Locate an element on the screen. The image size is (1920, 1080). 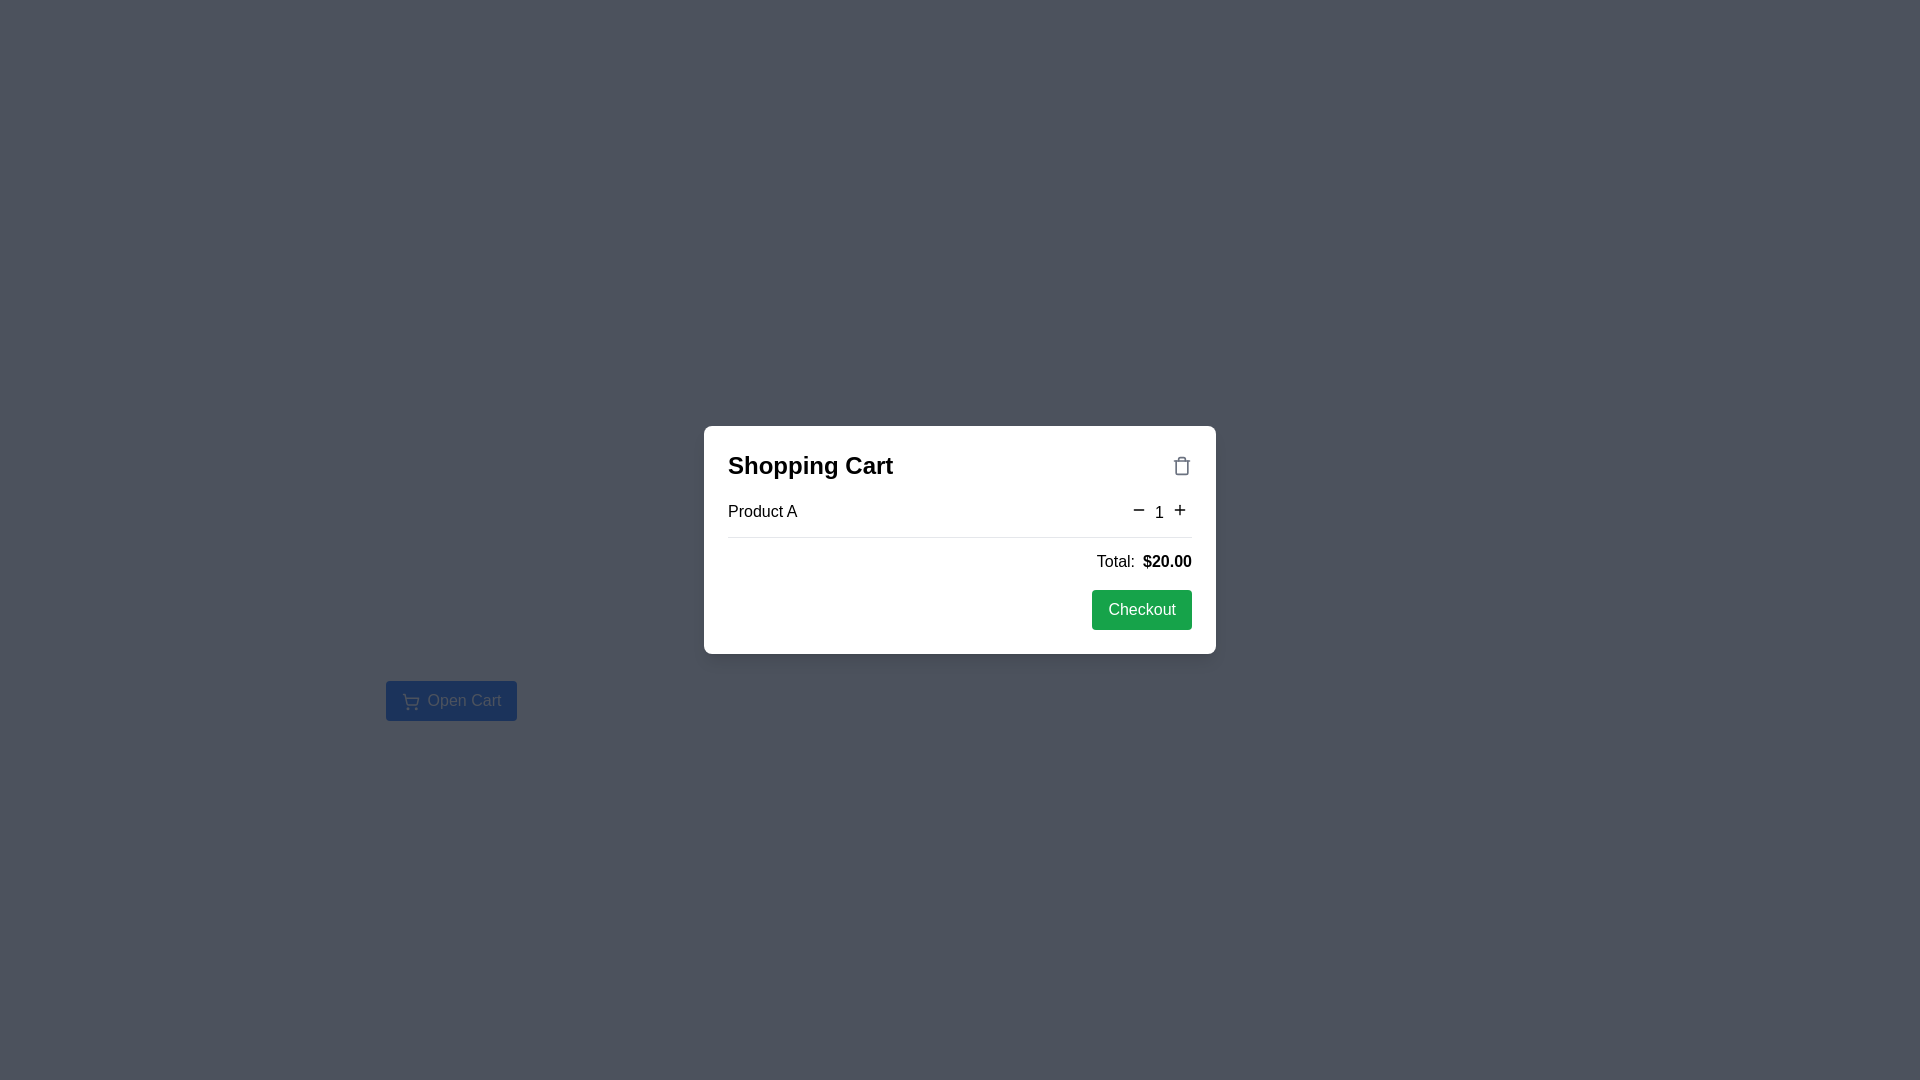
the circular button with a plus symbol located on the right side of the product quantity indicator in the shopping cart interface is located at coordinates (1180, 508).